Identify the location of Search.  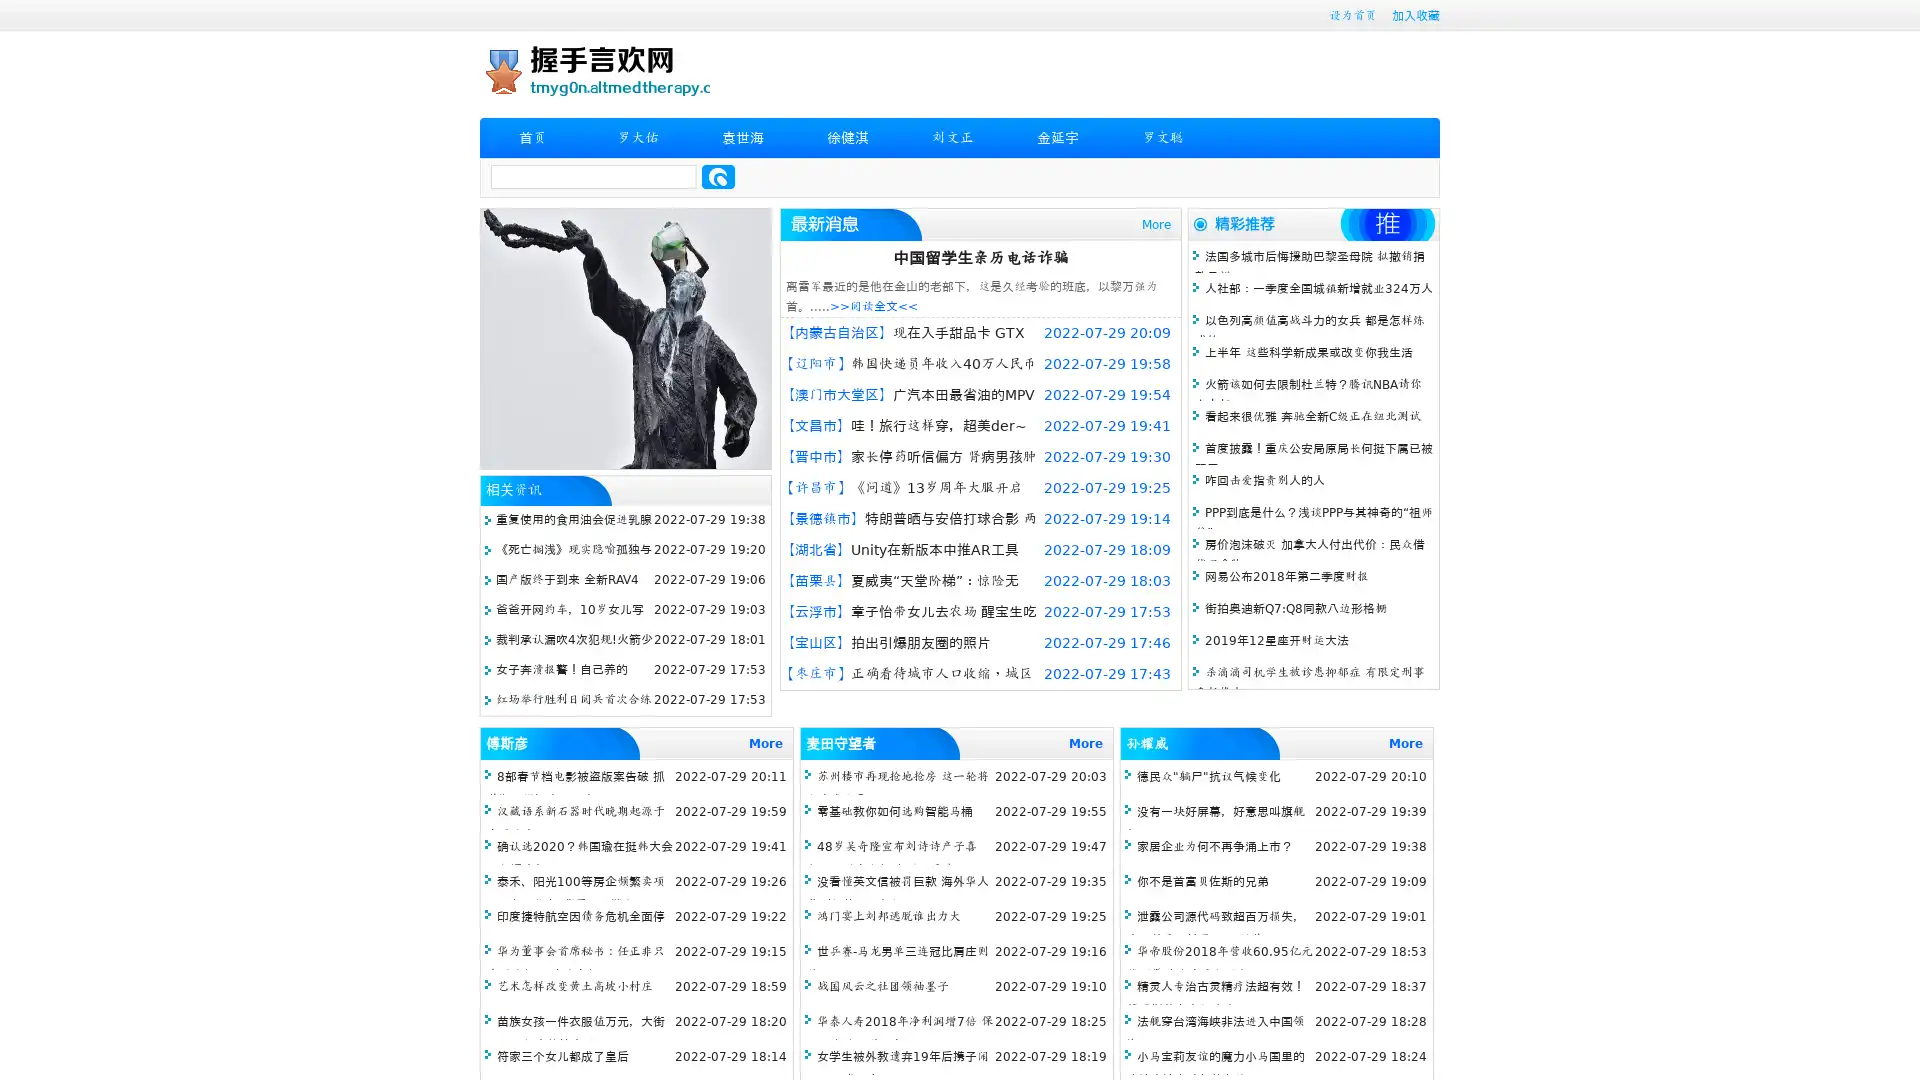
(718, 176).